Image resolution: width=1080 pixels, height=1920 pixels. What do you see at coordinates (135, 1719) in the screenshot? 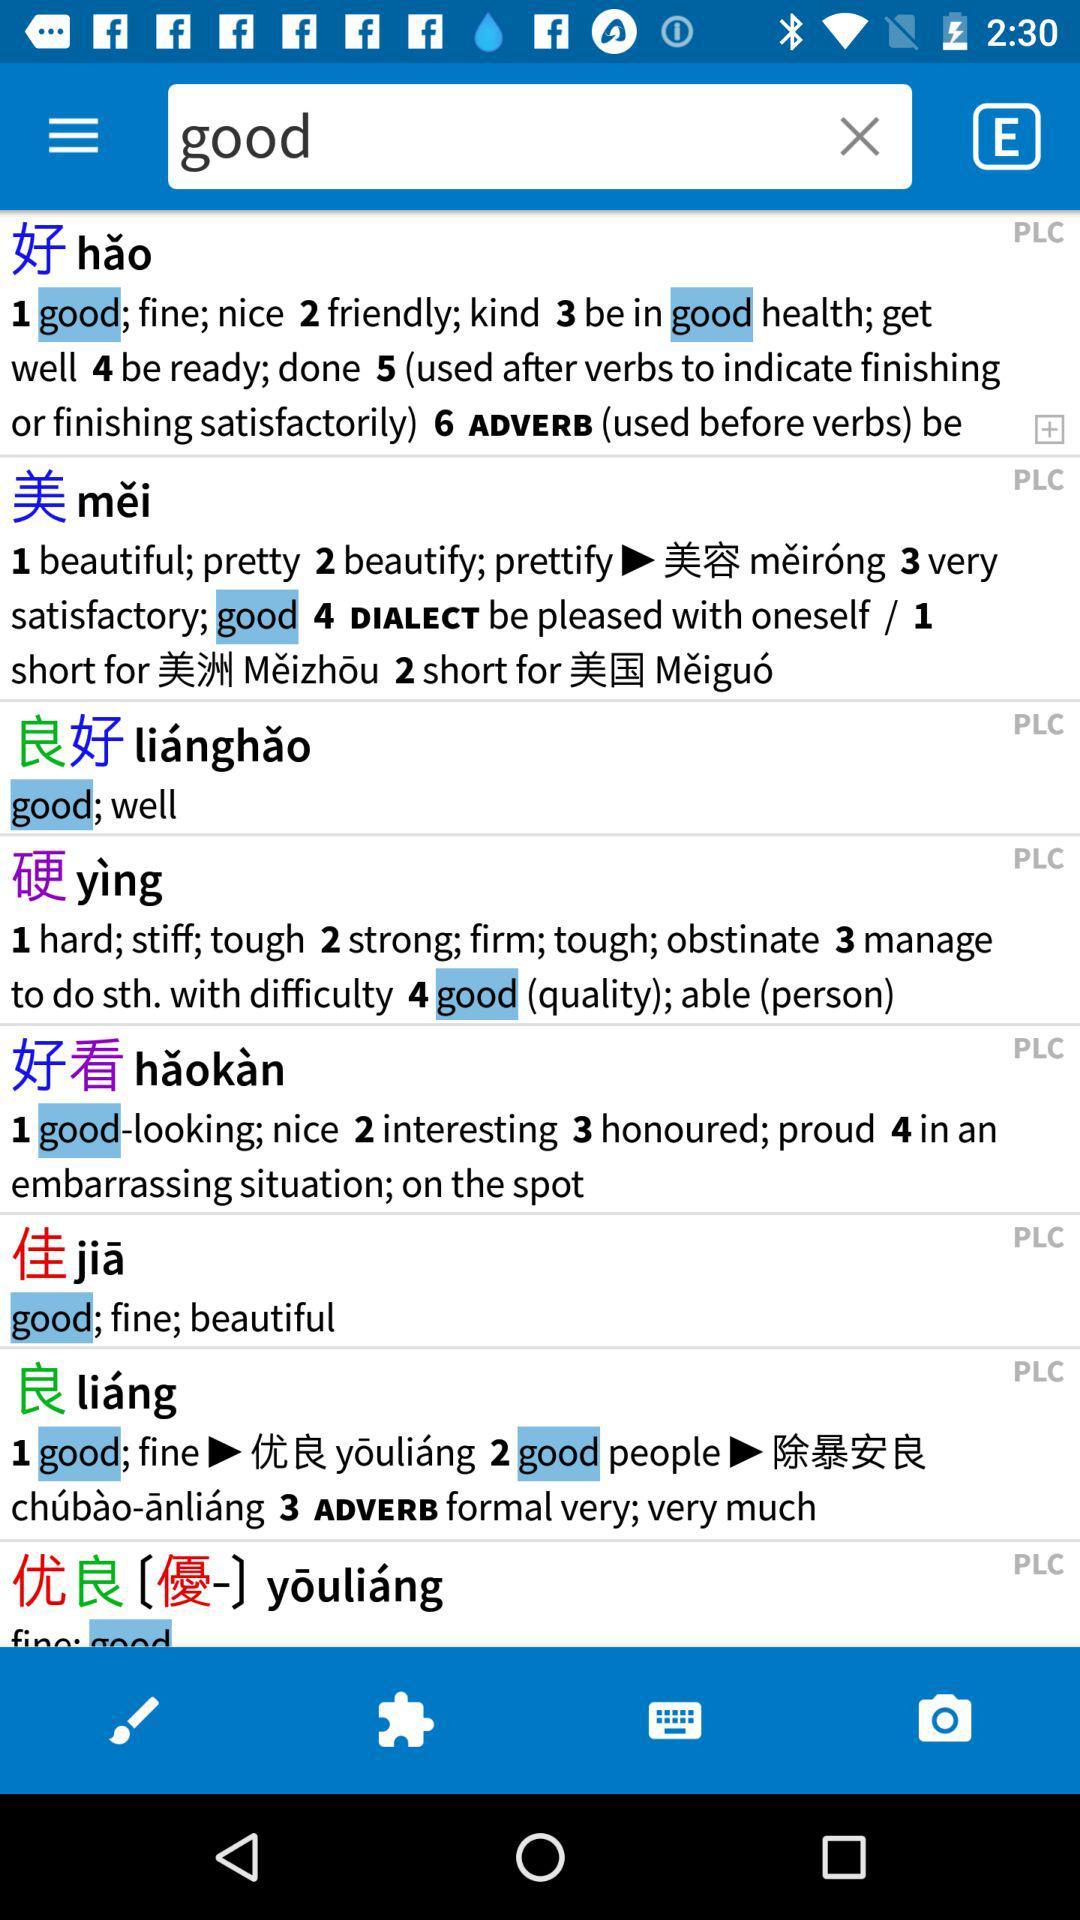
I see `the edit icon` at bounding box center [135, 1719].